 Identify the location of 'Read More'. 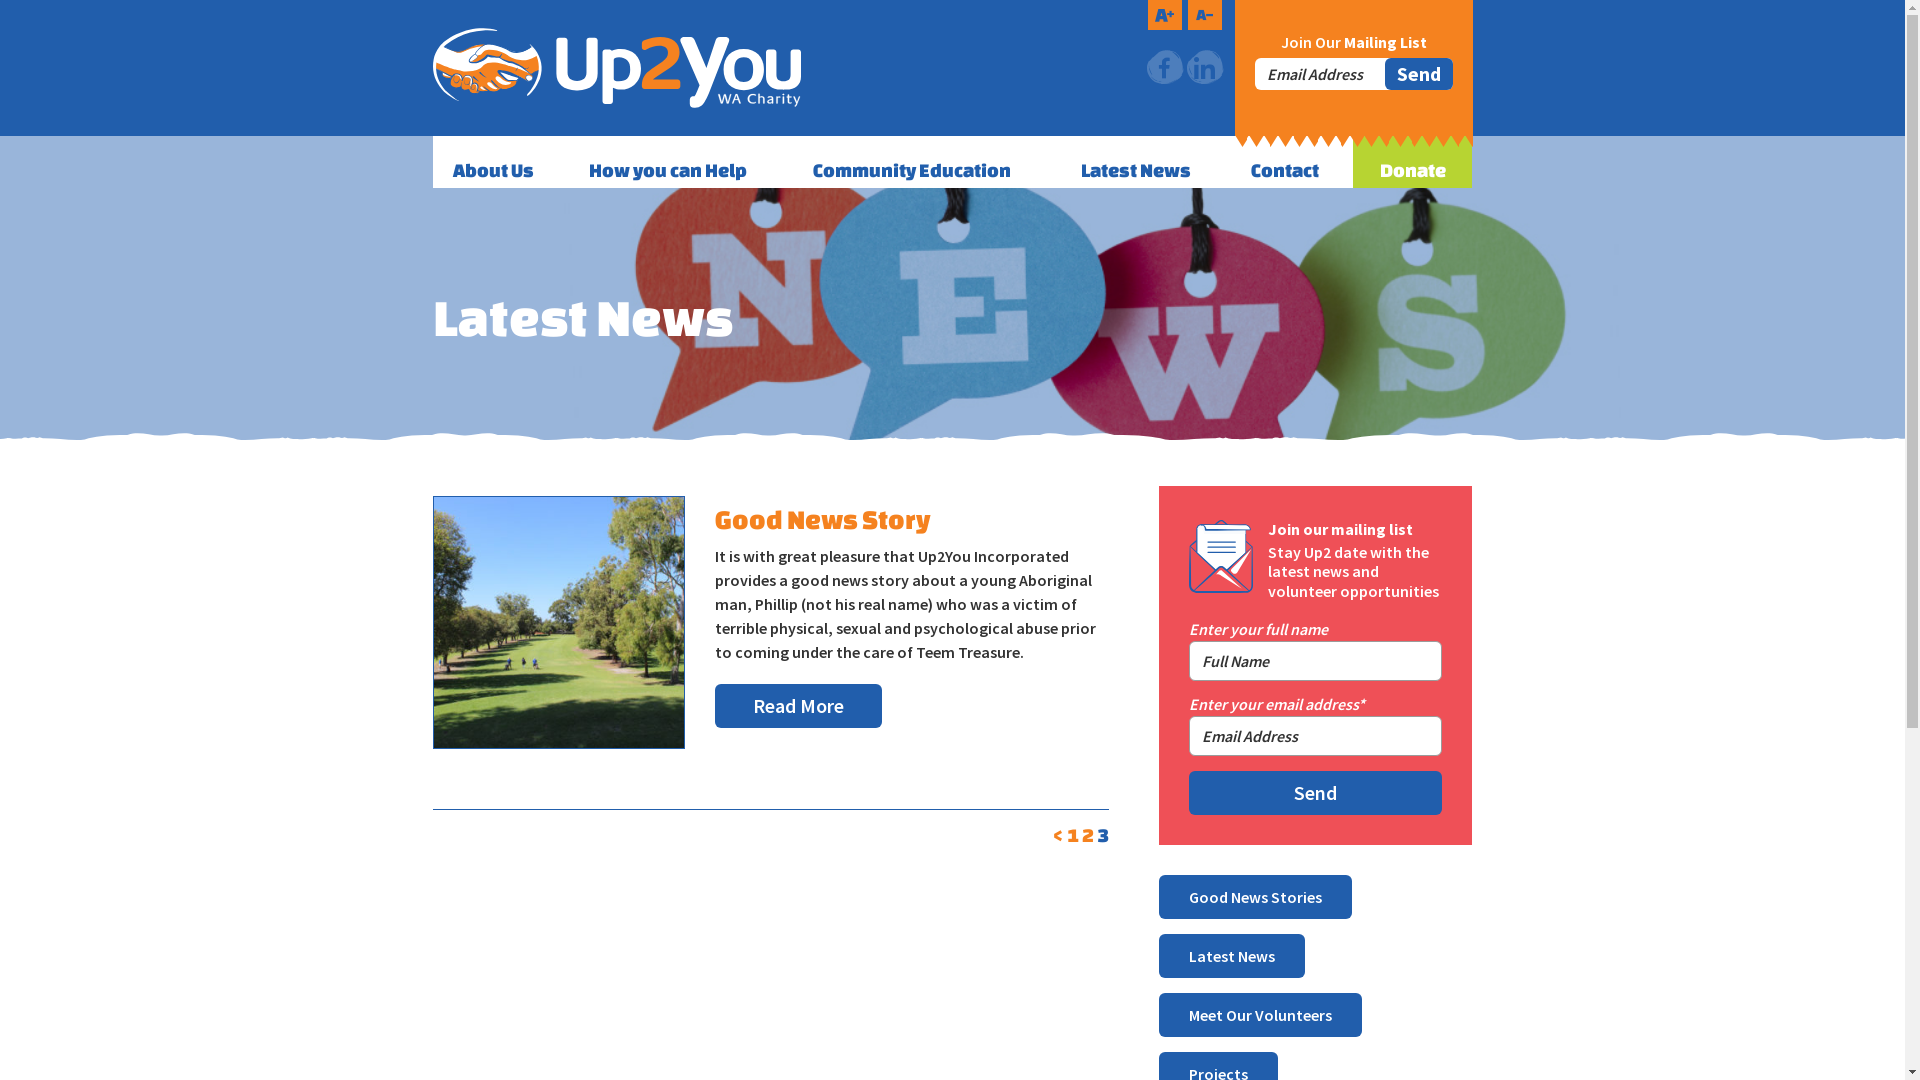
(797, 704).